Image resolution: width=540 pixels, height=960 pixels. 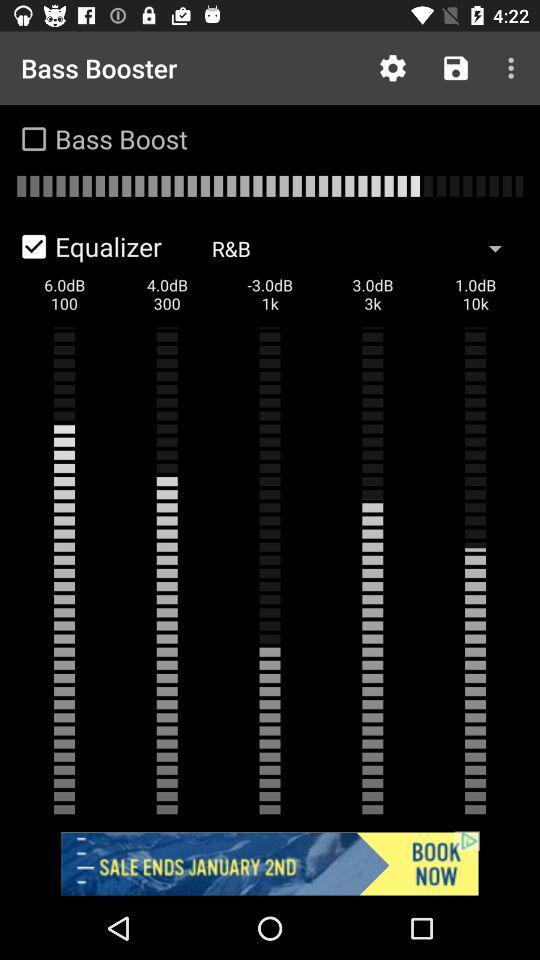 I want to click on click advertisement banner, so click(x=270, y=863).